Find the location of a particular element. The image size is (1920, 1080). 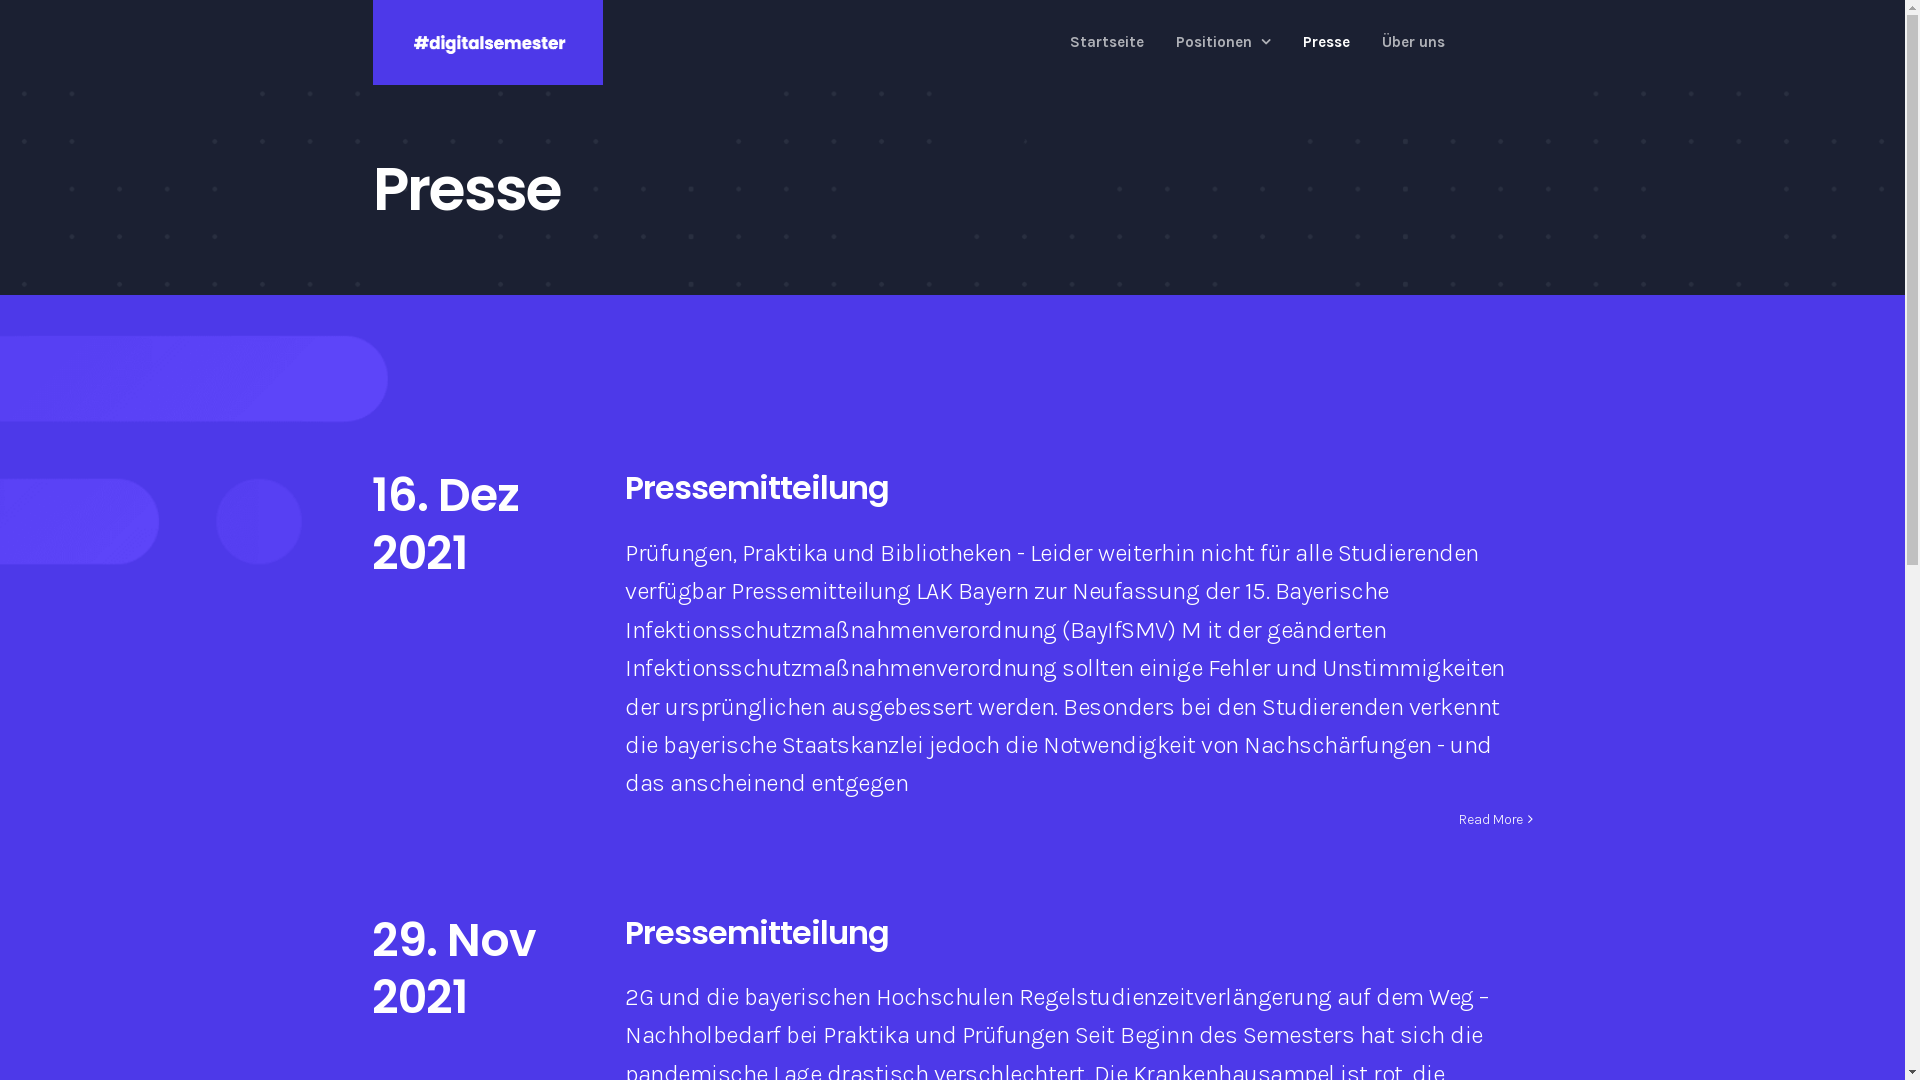

'Presse' is located at coordinates (1326, 42).